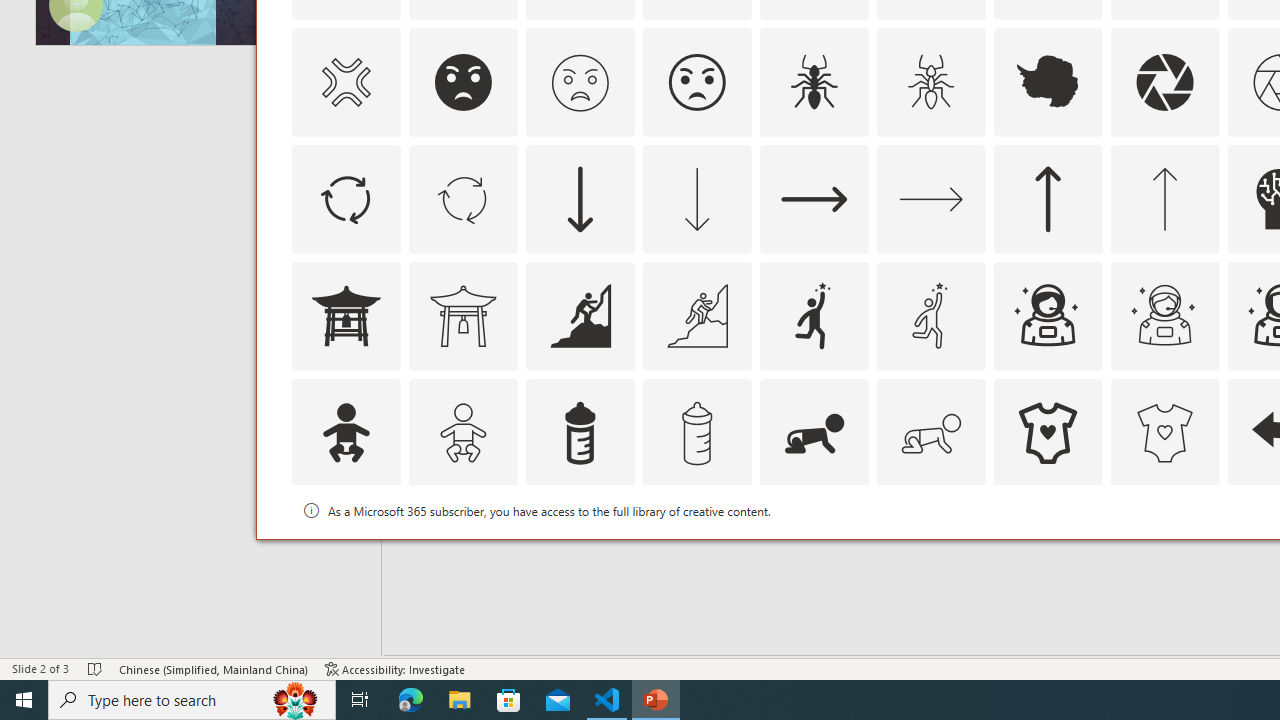 This screenshot has width=1280, height=720. I want to click on 'AutomationID: Icons_AsianTemple1', so click(345, 315).